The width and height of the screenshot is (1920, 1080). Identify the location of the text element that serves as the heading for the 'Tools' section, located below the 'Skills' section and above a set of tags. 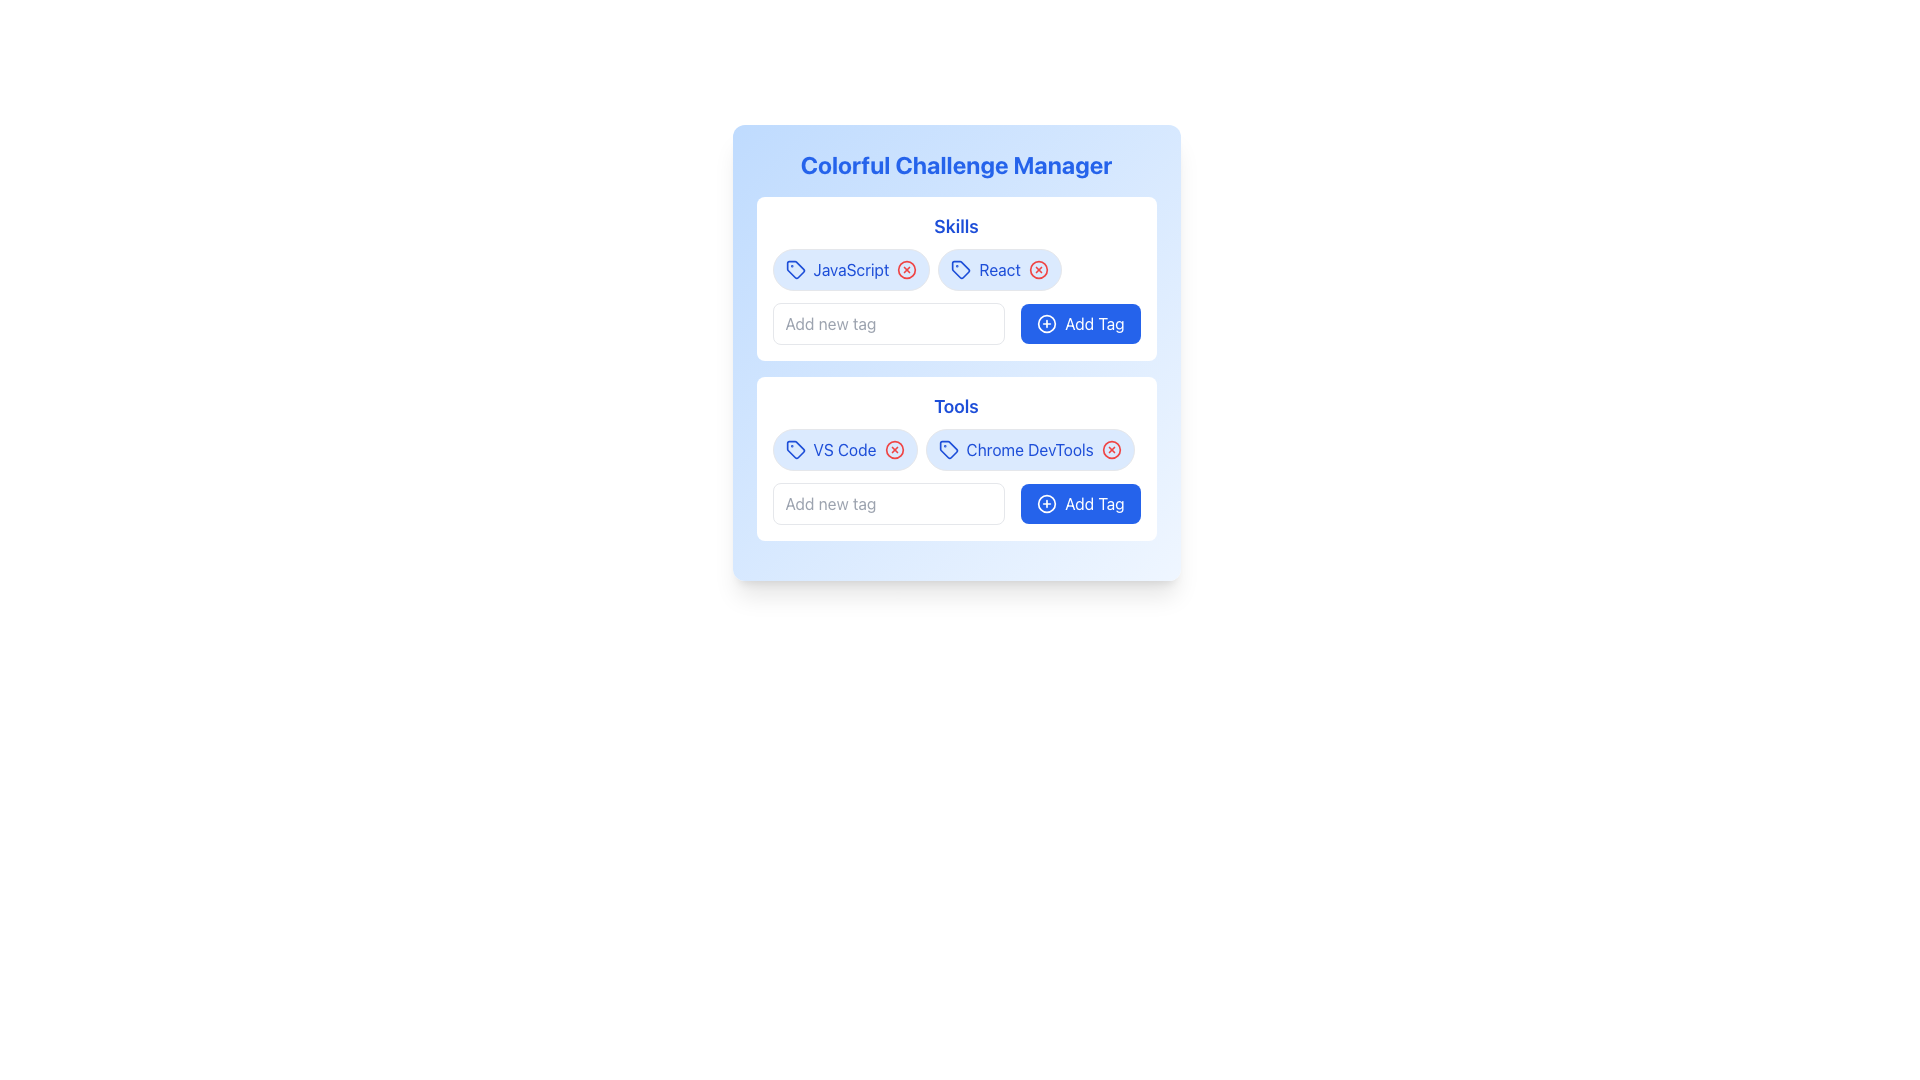
(955, 406).